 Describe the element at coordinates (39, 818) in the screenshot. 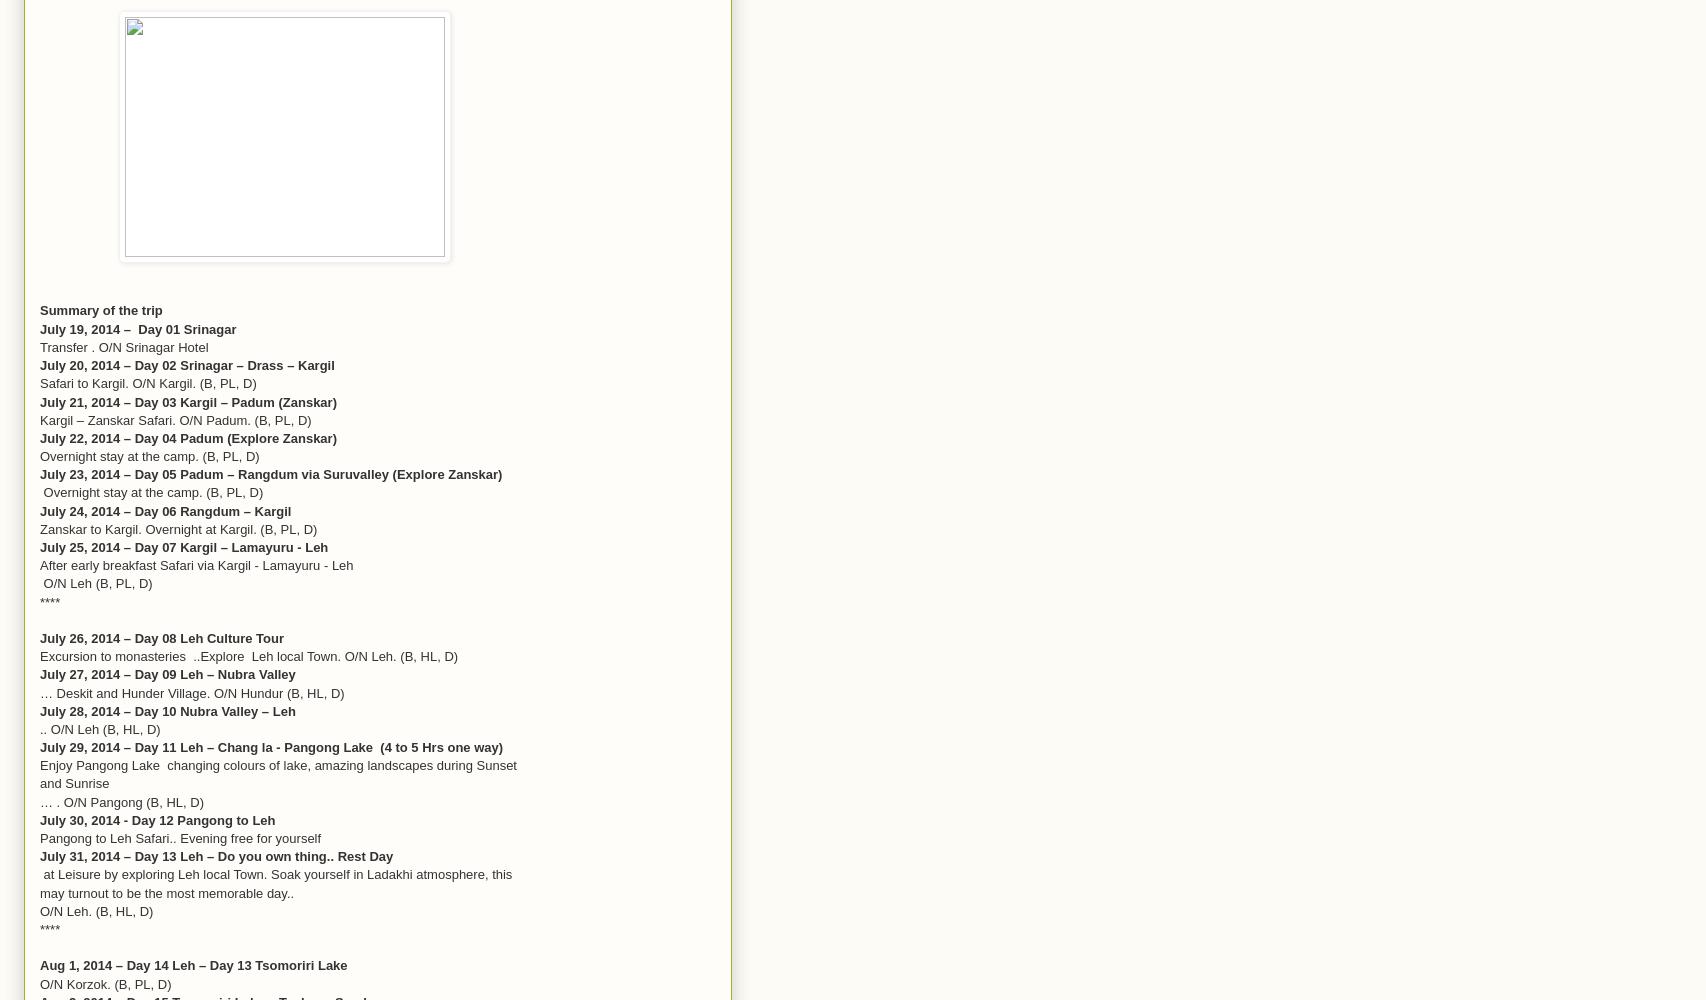

I see `'July 30, 2014 - Day 12 Pangong to Leh'` at that location.